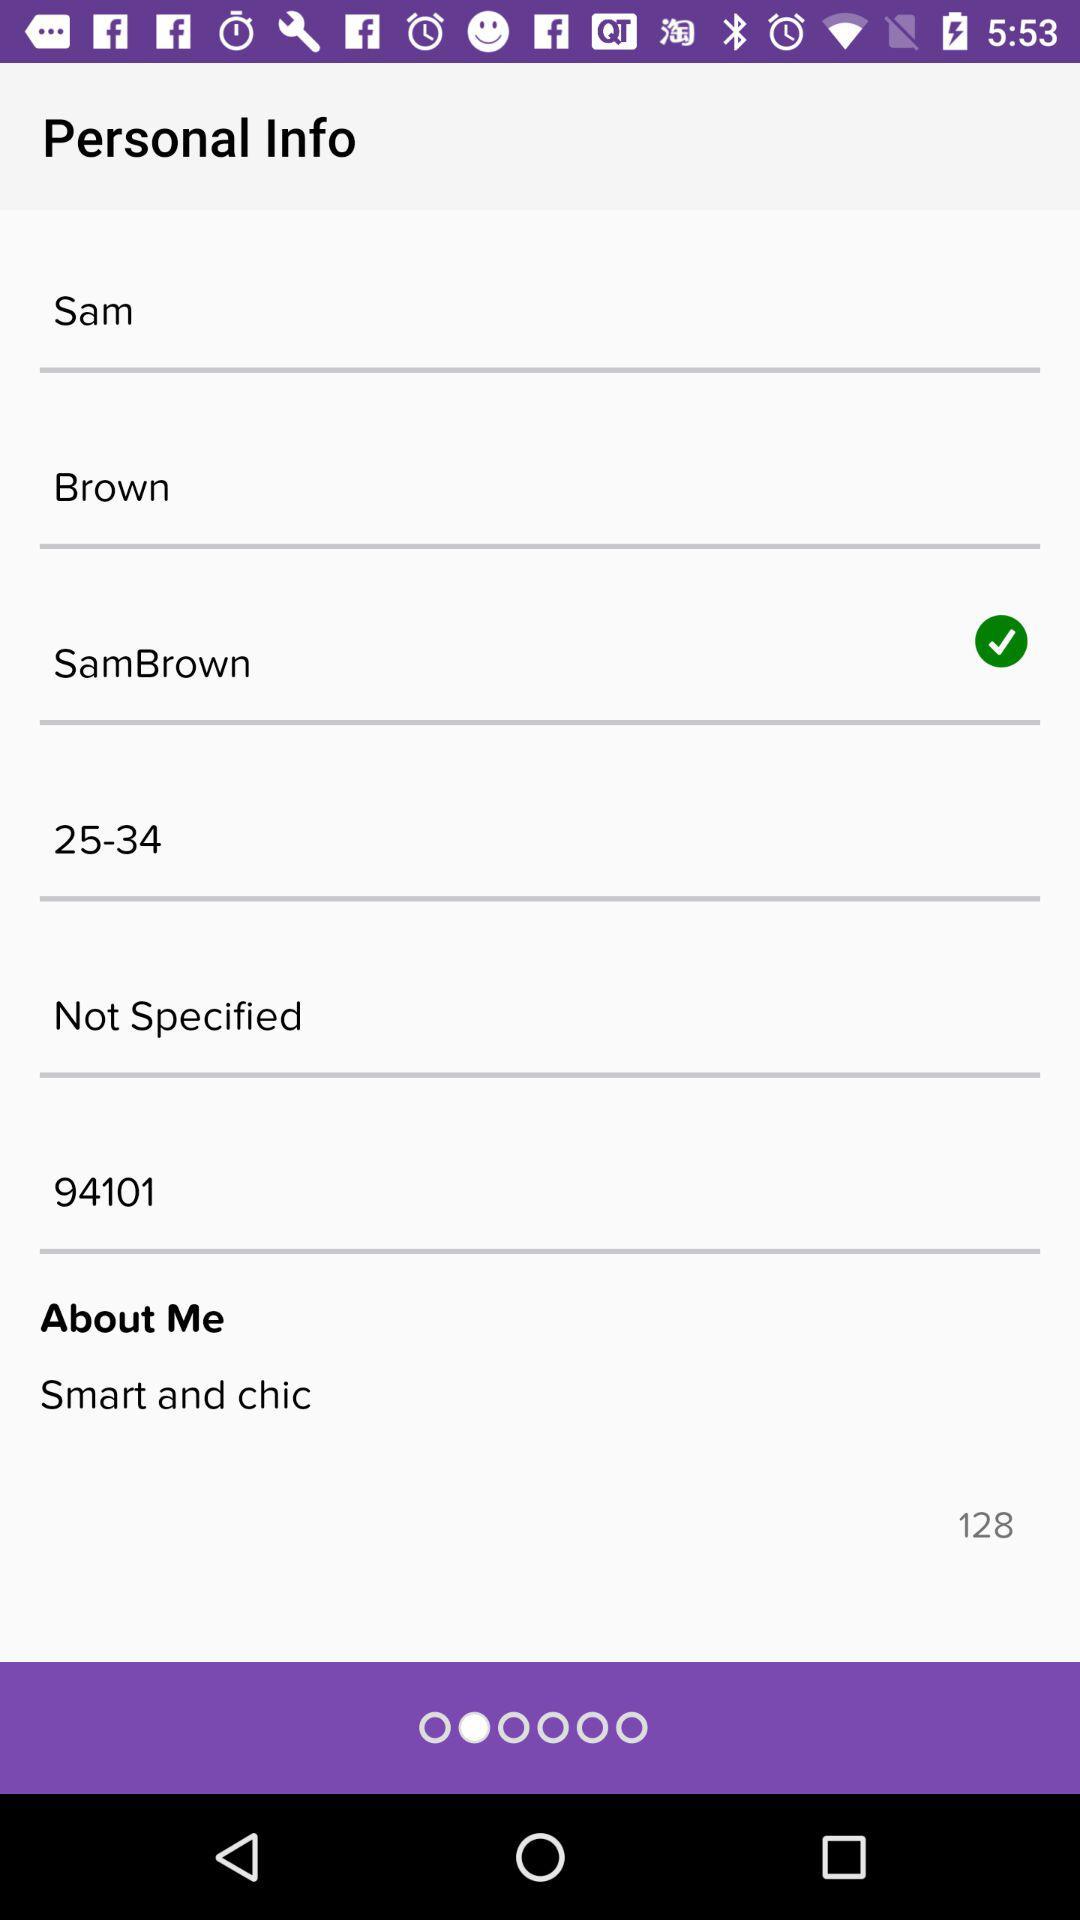 This screenshot has width=1080, height=1920. I want to click on the sambrown, so click(540, 653).